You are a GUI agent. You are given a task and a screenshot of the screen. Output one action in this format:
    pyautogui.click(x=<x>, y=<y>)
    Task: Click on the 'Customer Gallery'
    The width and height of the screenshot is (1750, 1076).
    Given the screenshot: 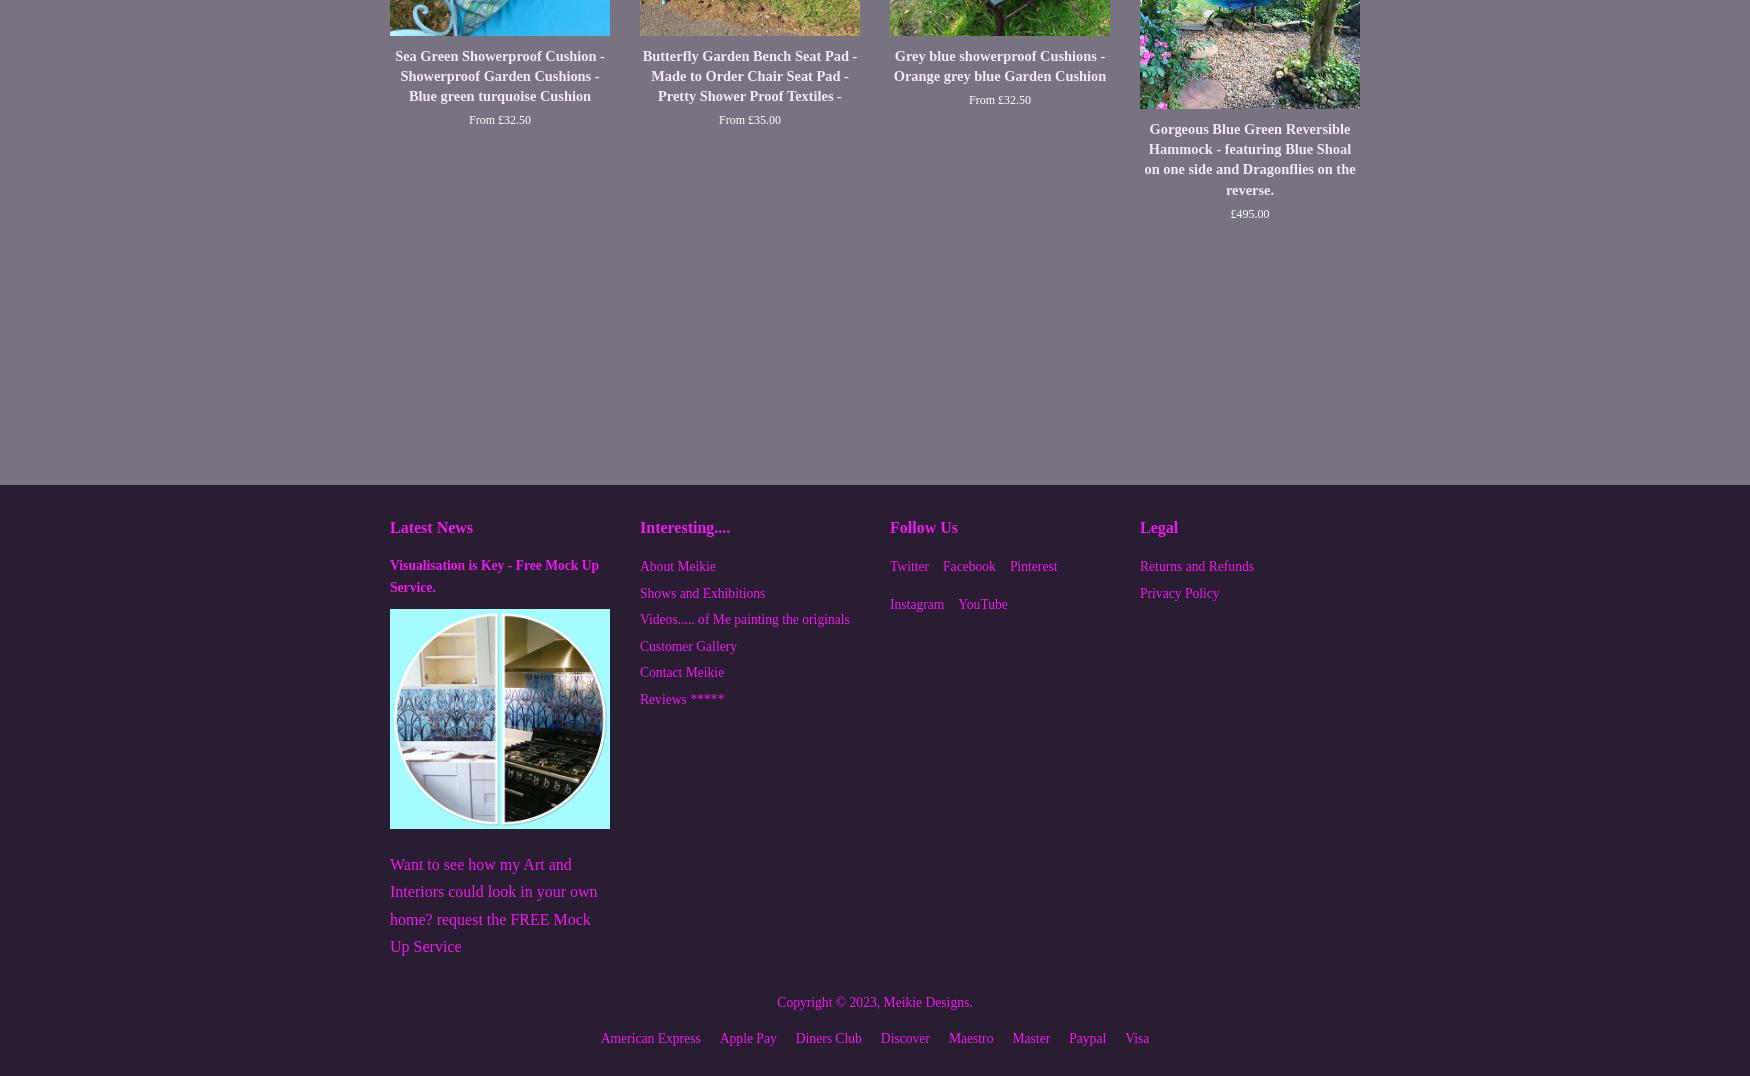 What is the action you would take?
    pyautogui.click(x=688, y=644)
    